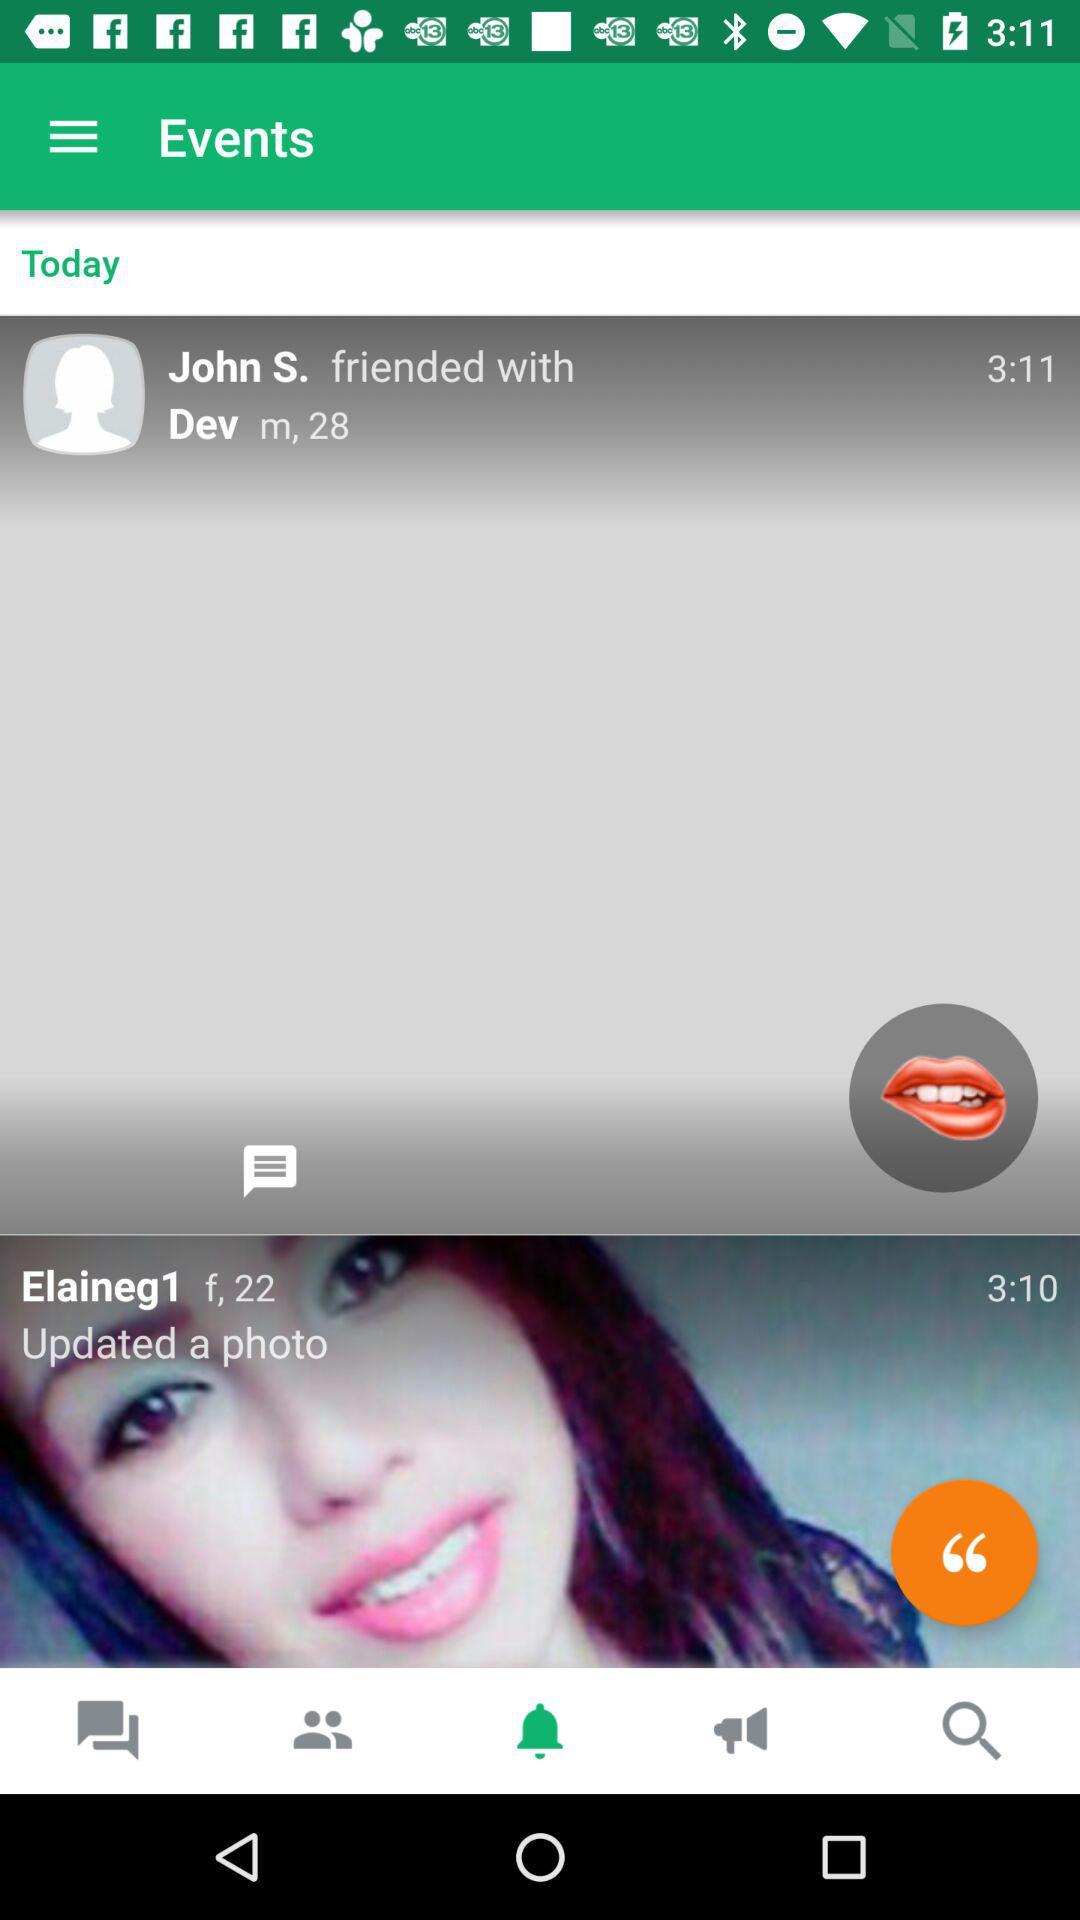 This screenshot has height=1920, width=1080. I want to click on icon below the f, 22 item, so click(963, 1551).